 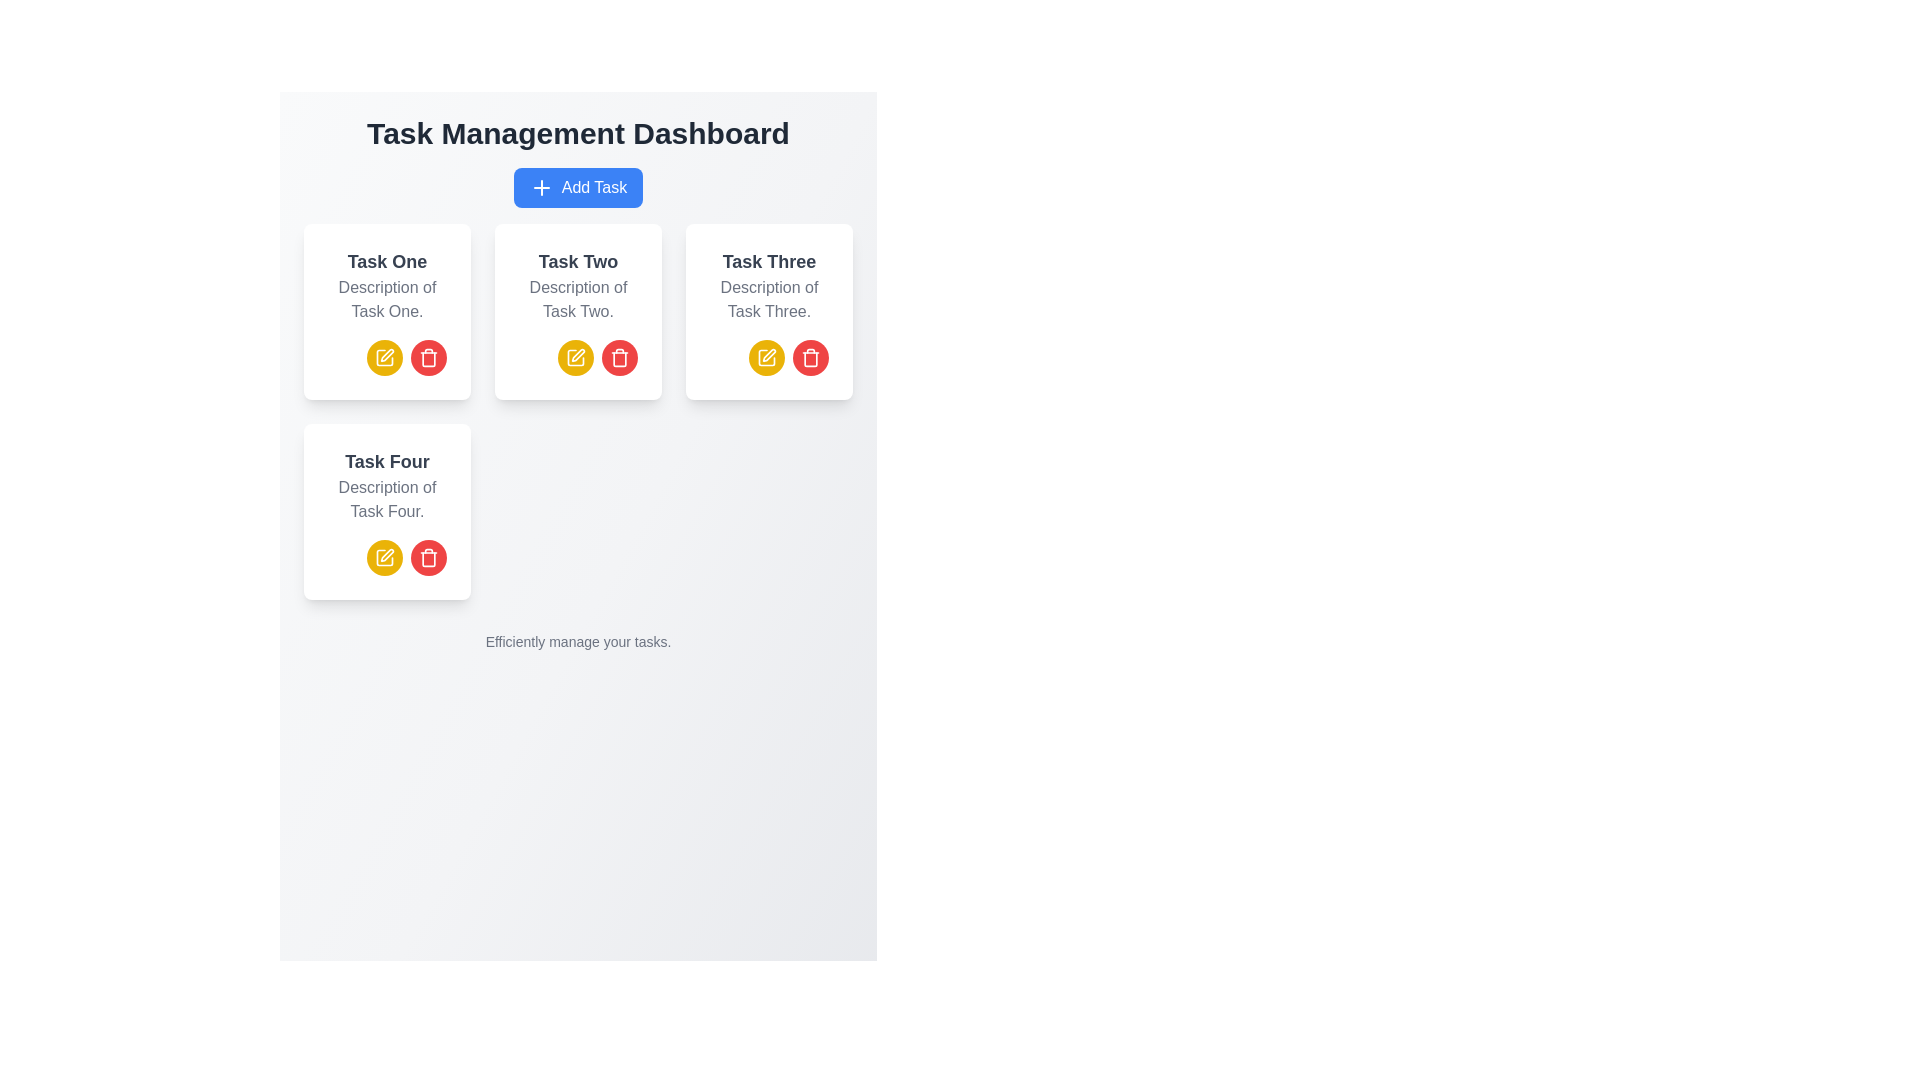 What do you see at coordinates (618, 357) in the screenshot?
I see `the trash bin icon located at the bottom right of the 'Task Two' task card` at bounding box center [618, 357].